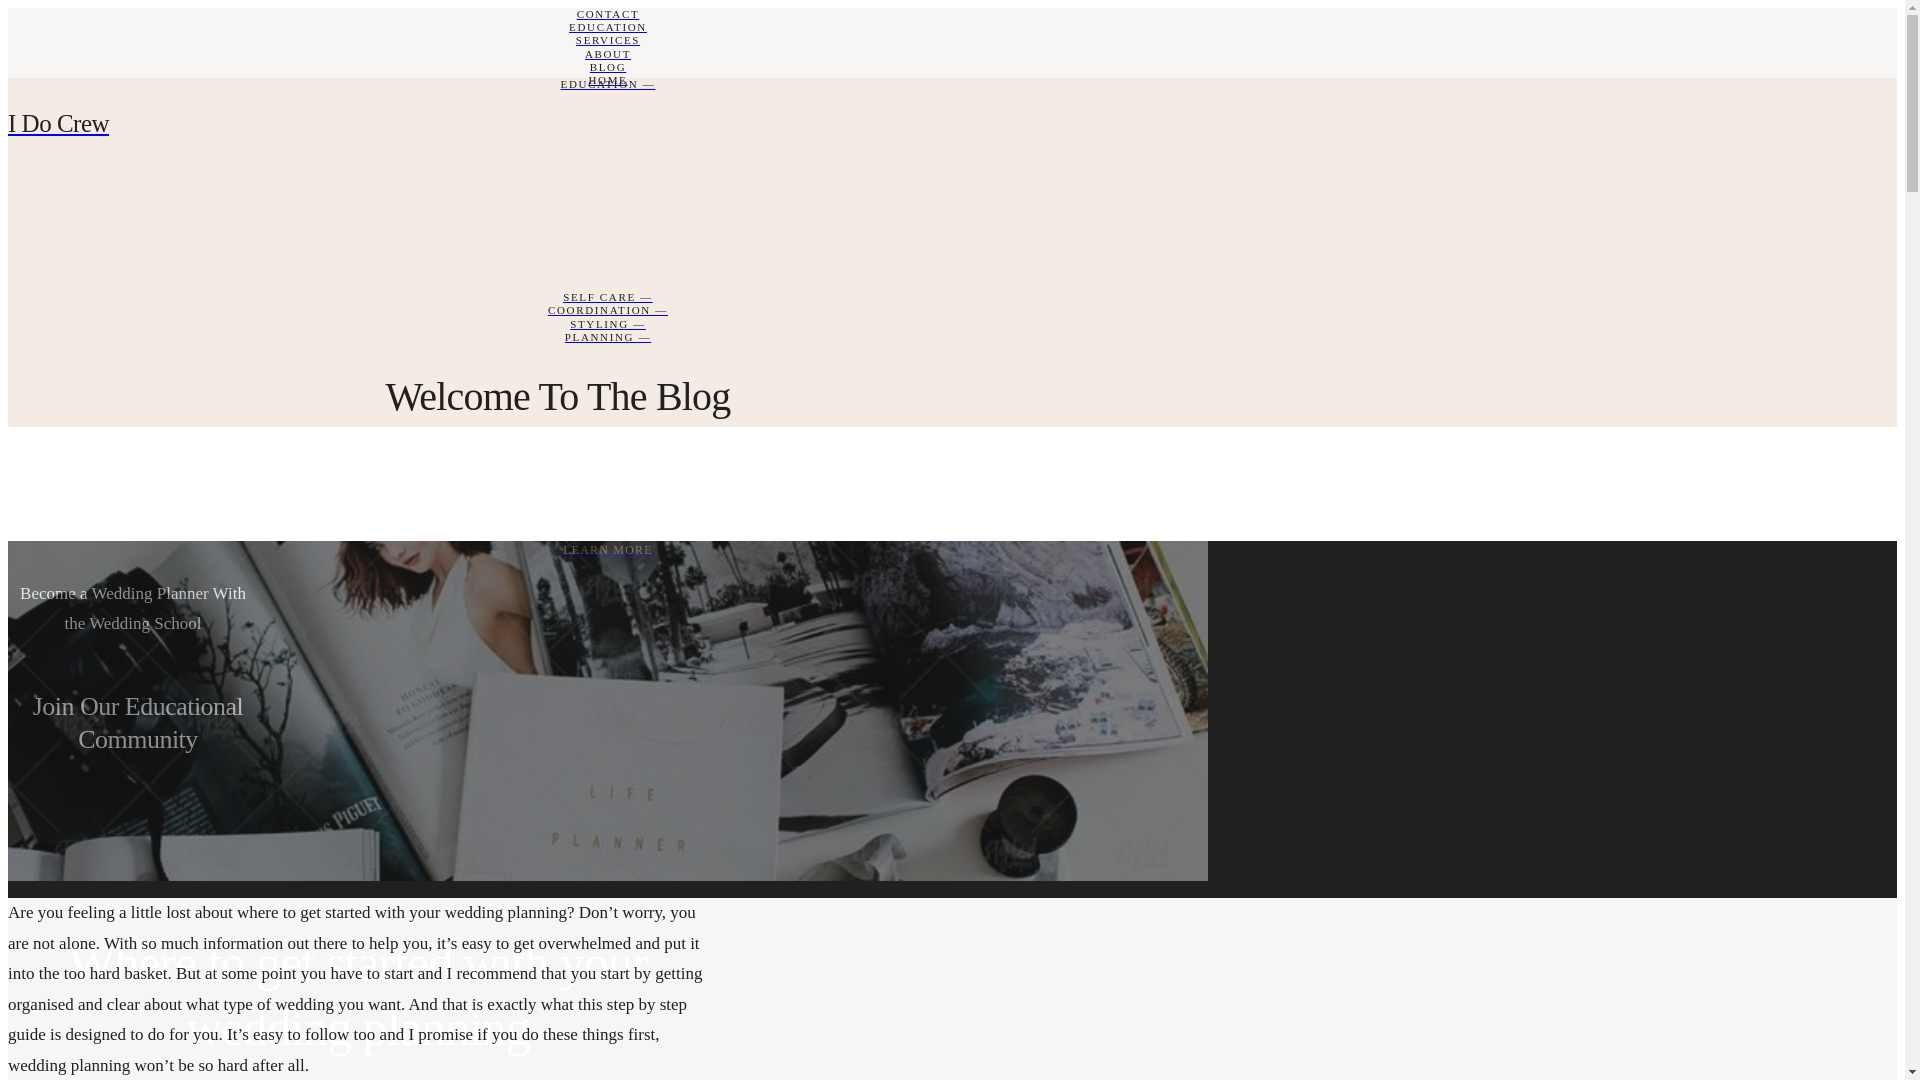  What do you see at coordinates (607, 66) in the screenshot?
I see `'BLOG'` at bounding box center [607, 66].